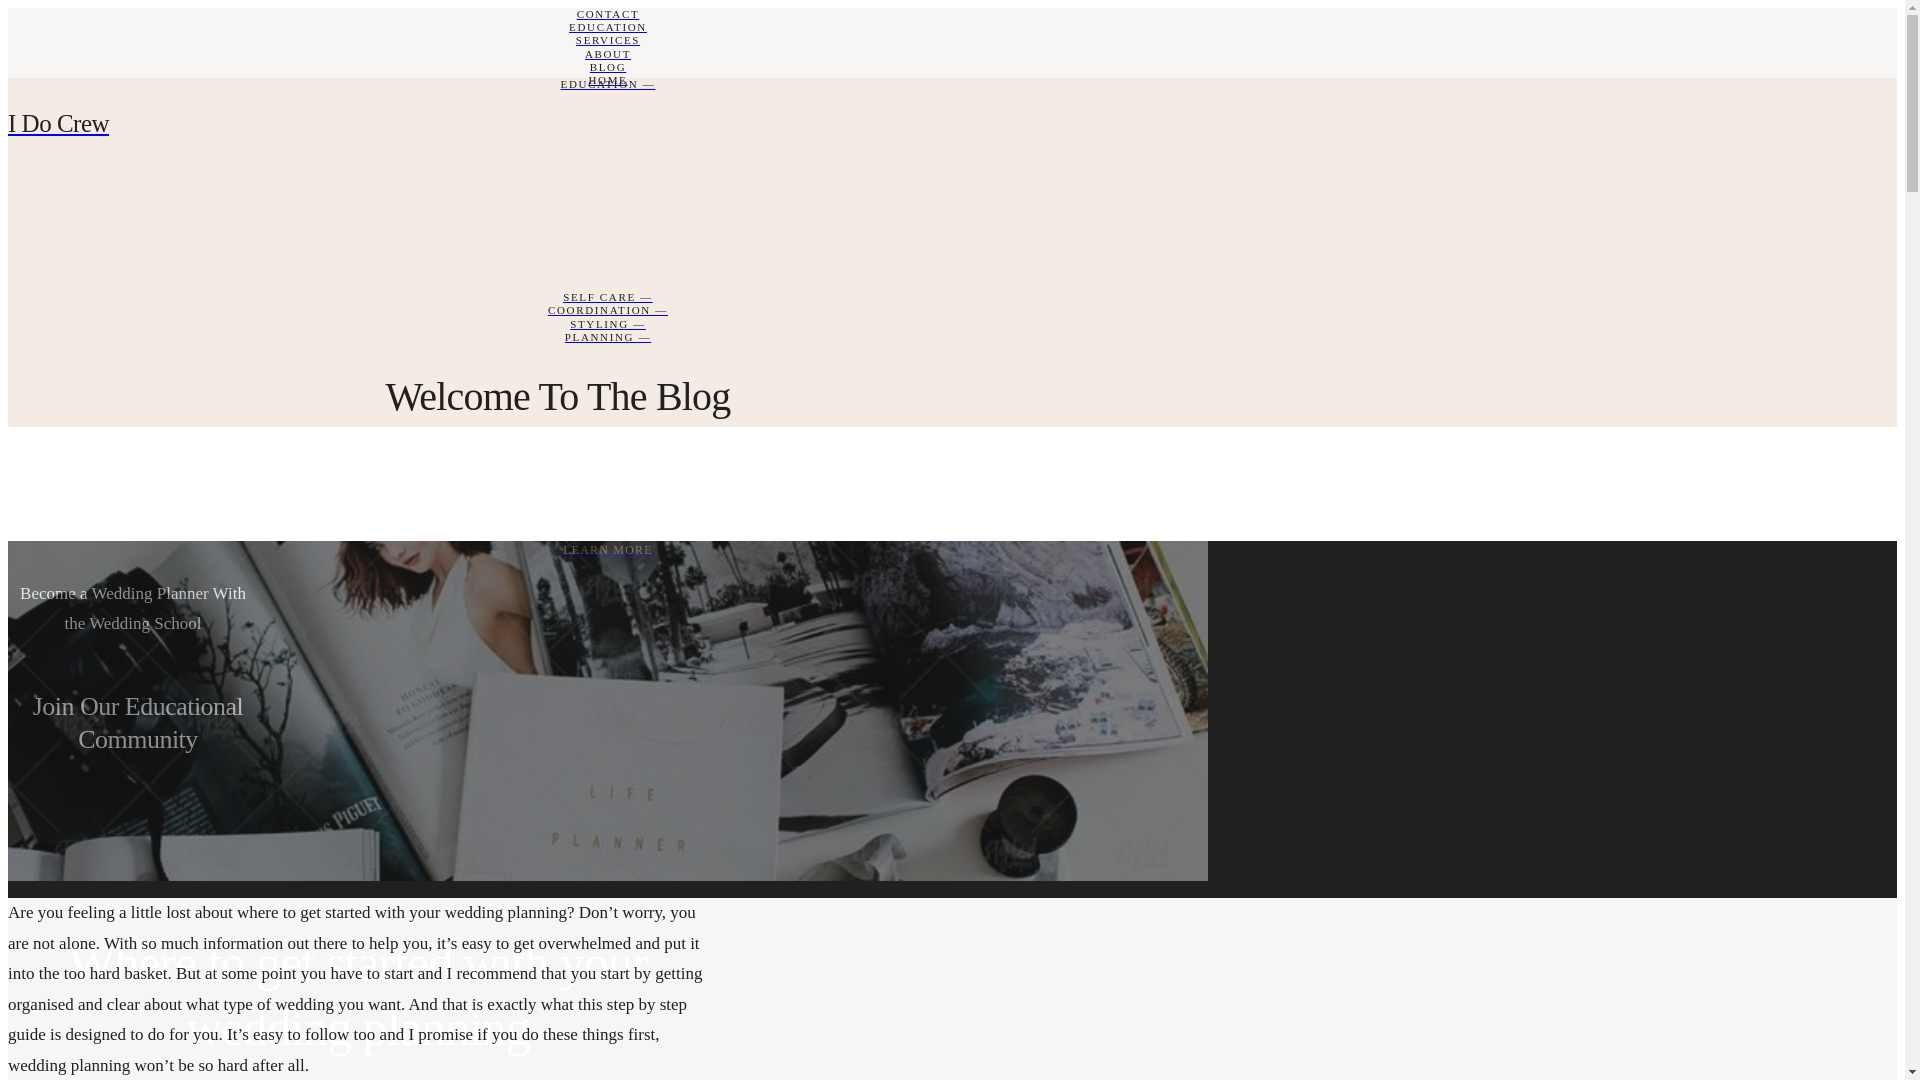  What do you see at coordinates (607, 66) in the screenshot?
I see `'BLOG'` at bounding box center [607, 66].